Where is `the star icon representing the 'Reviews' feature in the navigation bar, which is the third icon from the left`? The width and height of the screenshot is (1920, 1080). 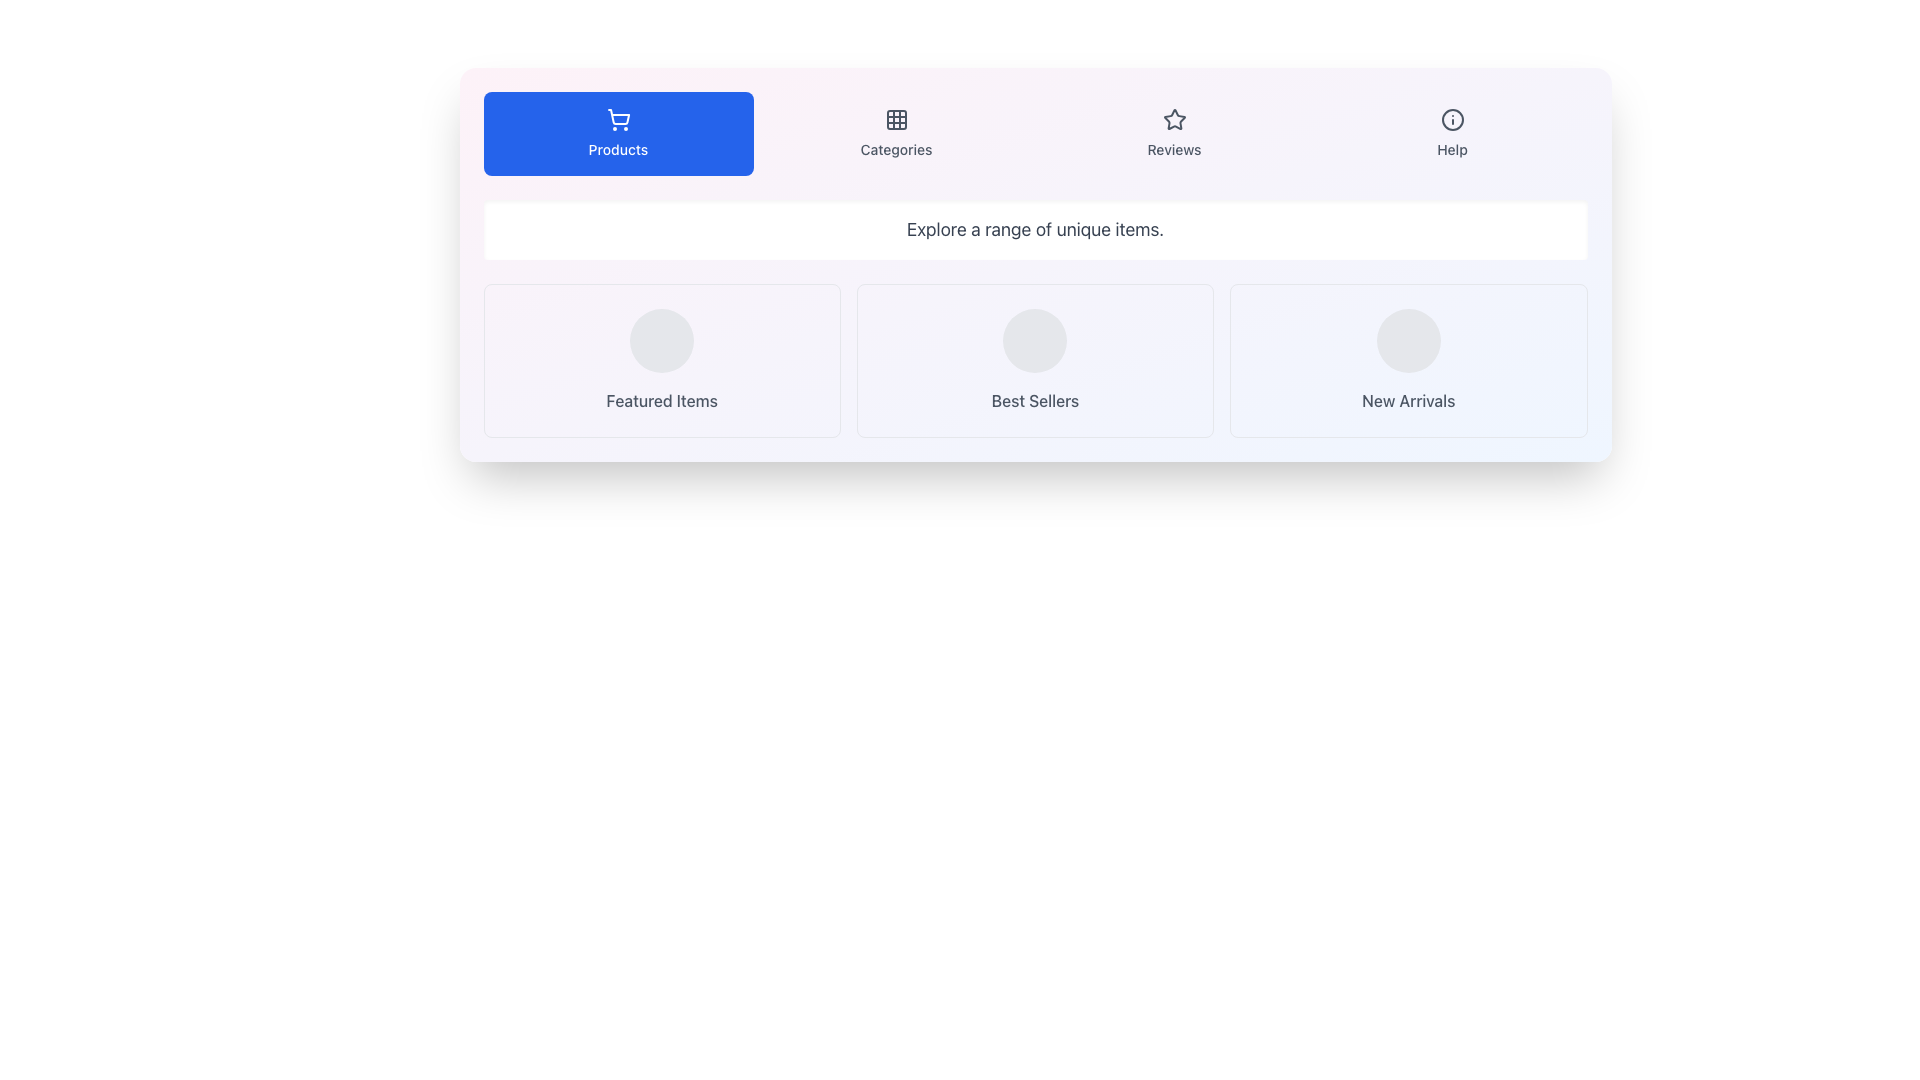
the star icon representing the 'Reviews' feature in the navigation bar, which is the third icon from the left is located at coordinates (1174, 119).